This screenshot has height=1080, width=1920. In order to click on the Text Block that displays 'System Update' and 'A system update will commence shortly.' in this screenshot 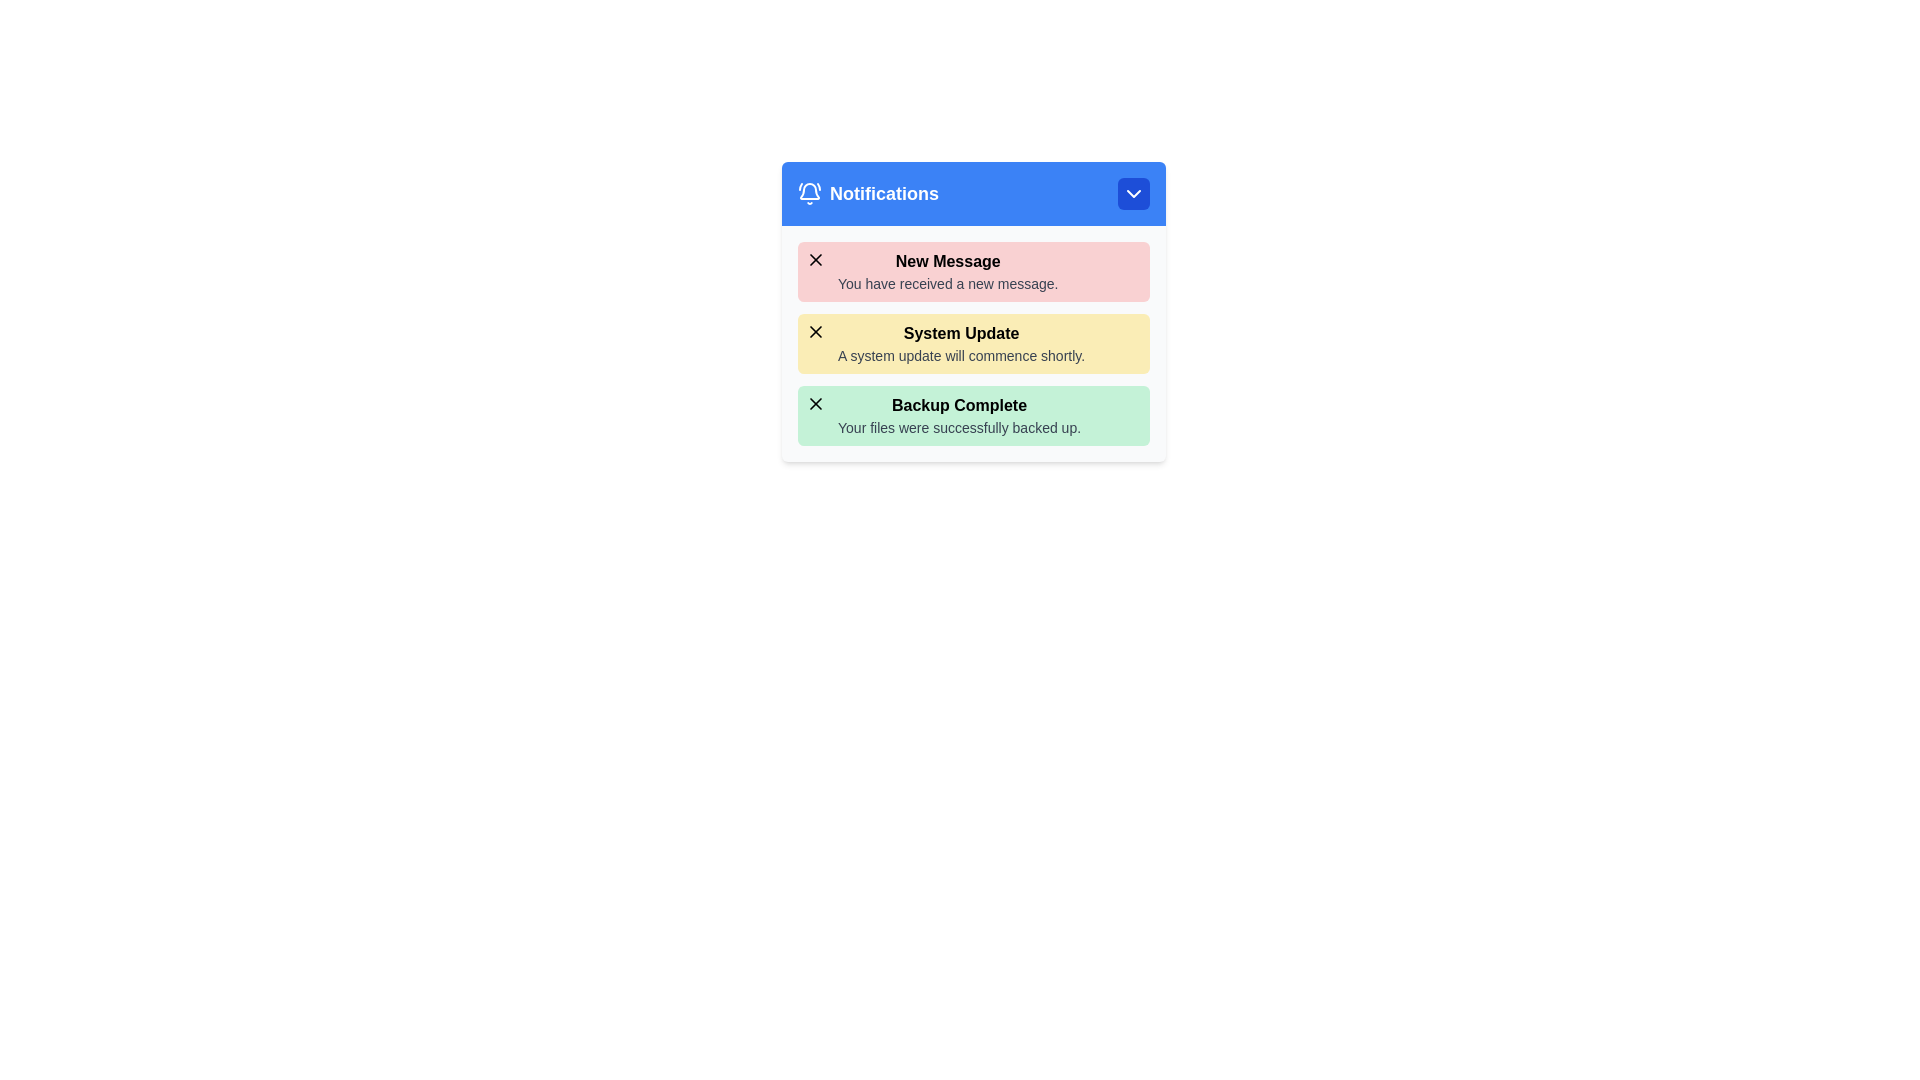, I will do `click(961, 342)`.